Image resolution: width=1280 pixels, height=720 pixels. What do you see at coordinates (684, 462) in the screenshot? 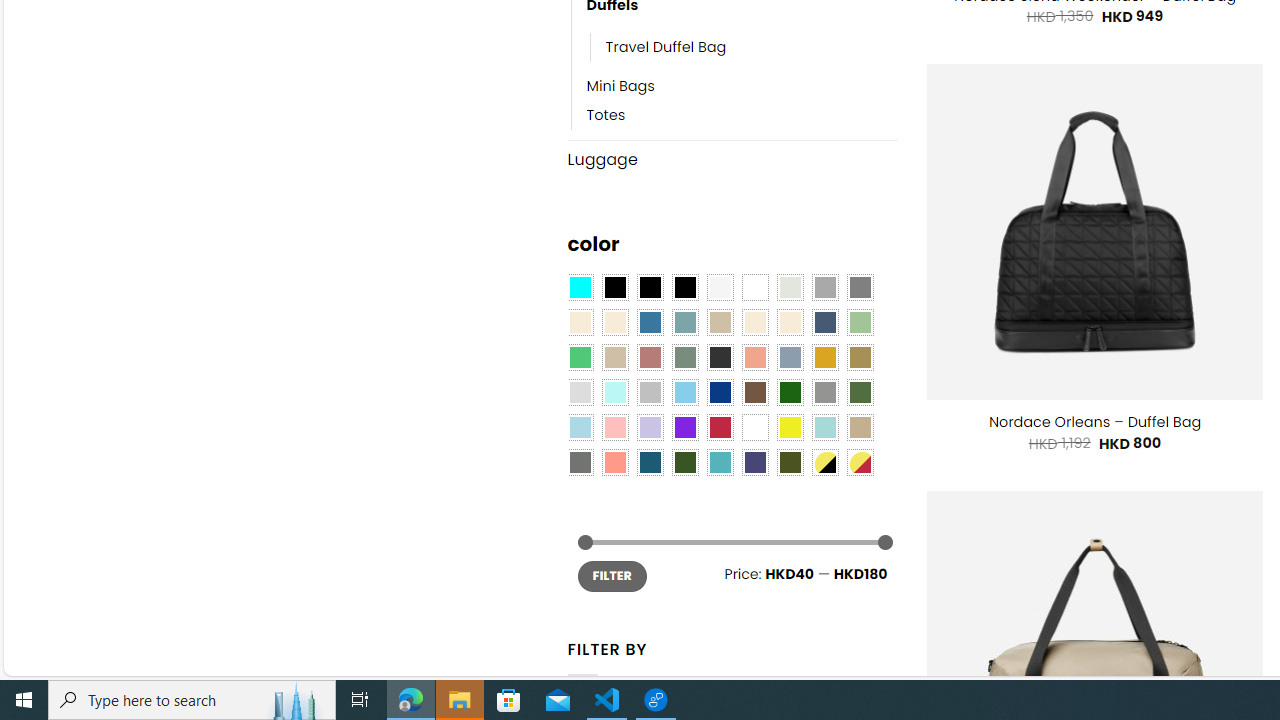
I see `'Forest'` at bounding box center [684, 462].